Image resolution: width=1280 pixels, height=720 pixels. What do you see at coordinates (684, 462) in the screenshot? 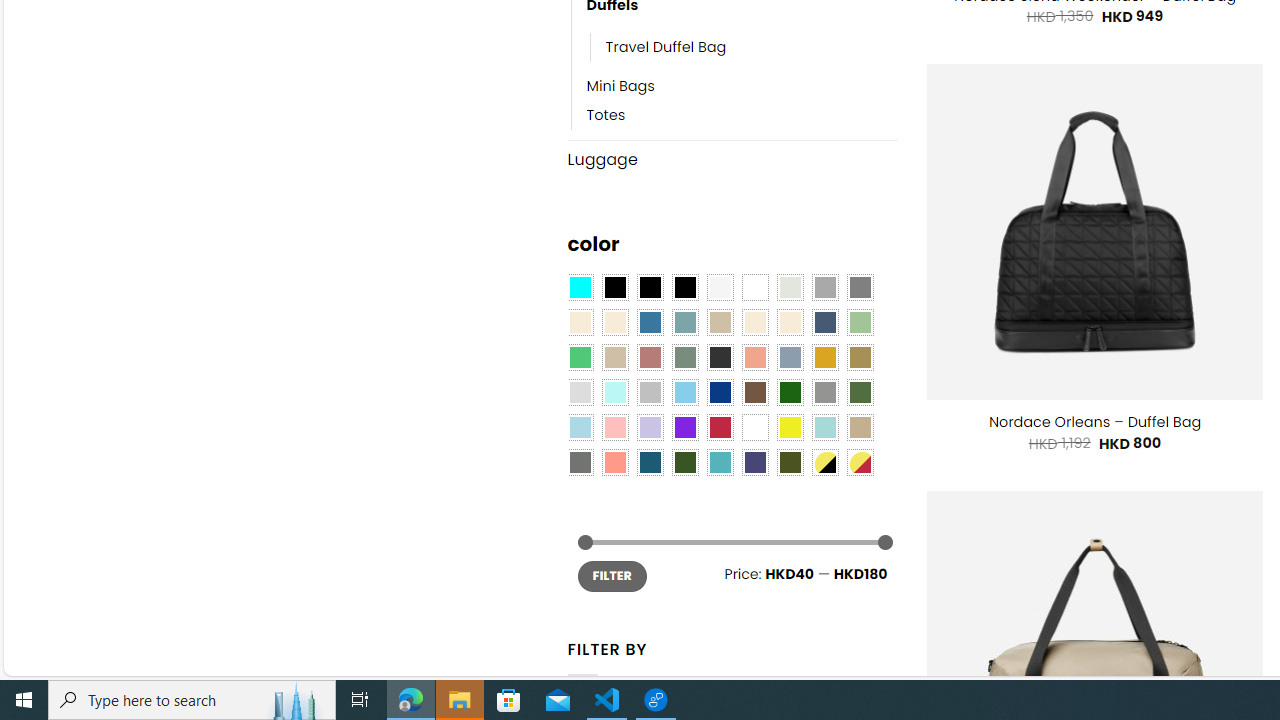
I see `'Forest'` at bounding box center [684, 462].